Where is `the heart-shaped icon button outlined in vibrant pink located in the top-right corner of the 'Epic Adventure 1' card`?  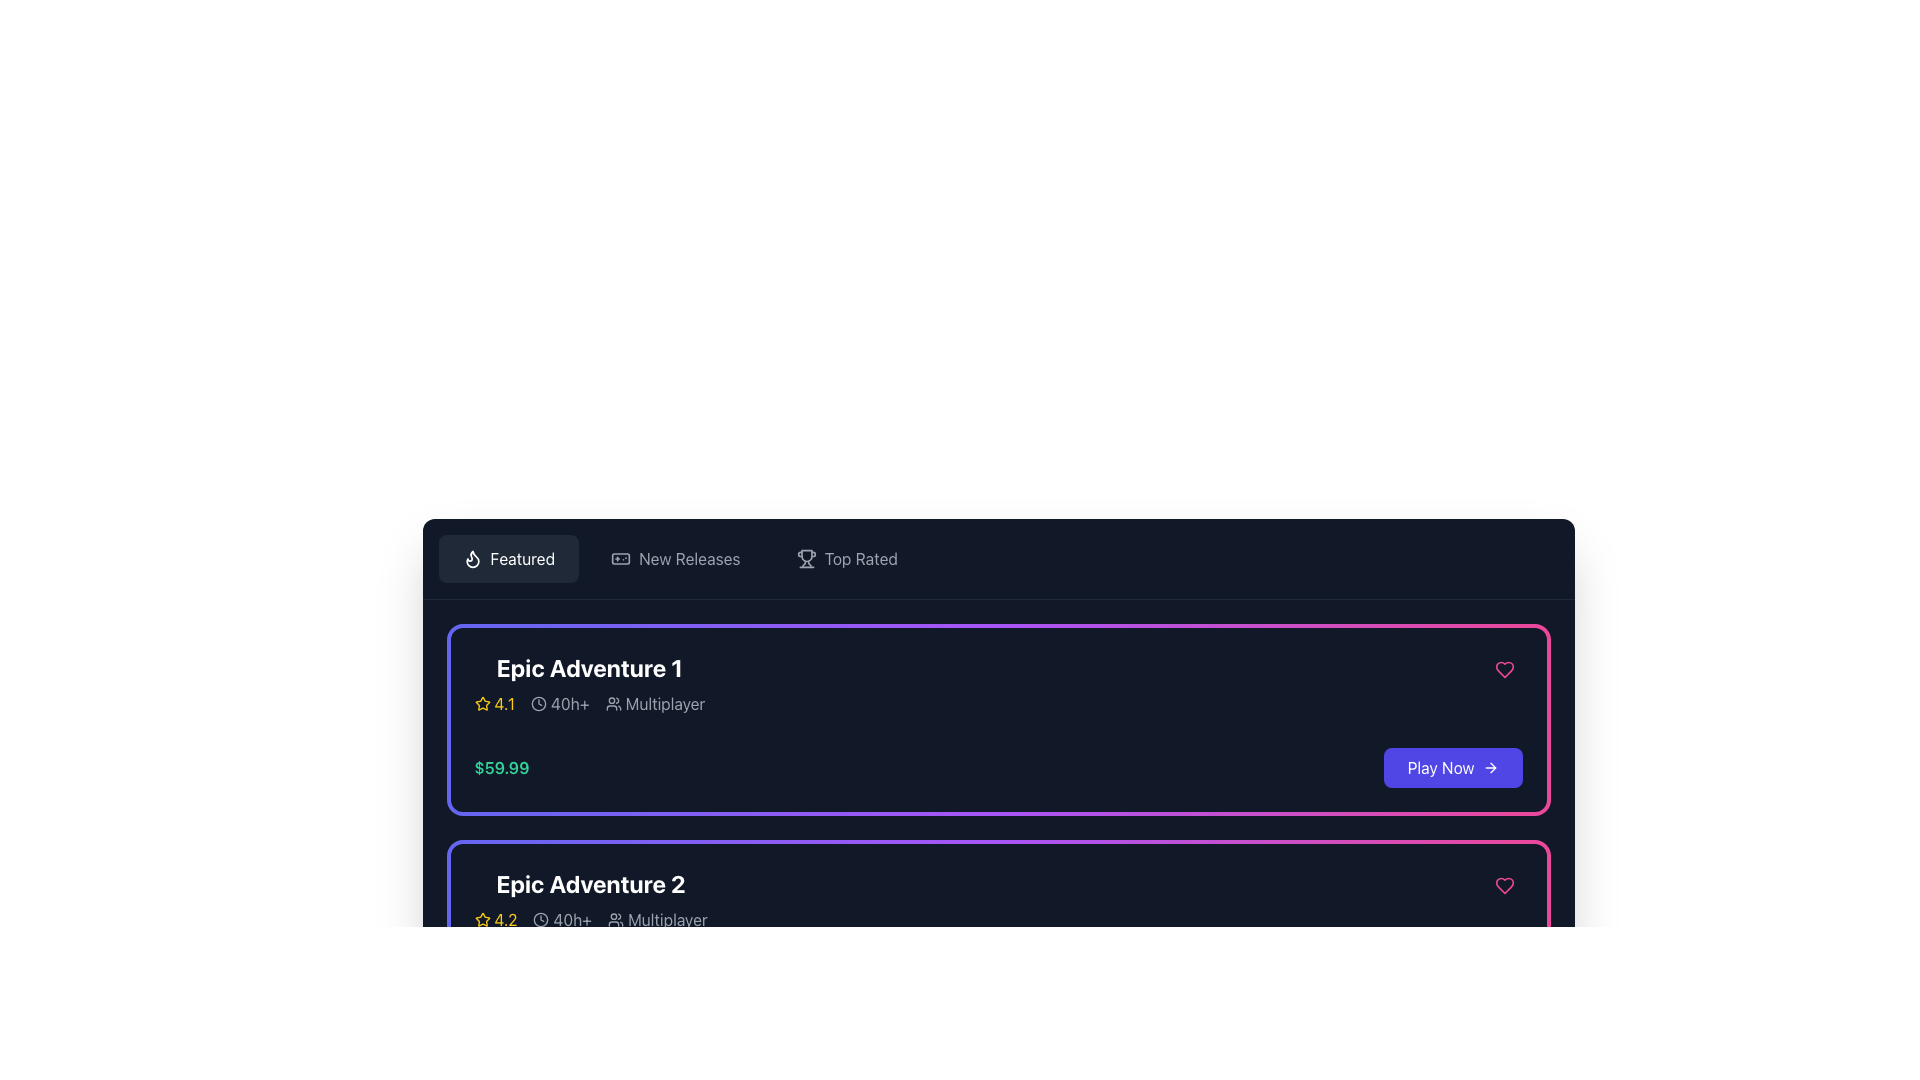
the heart-shaped icon button outlined in vibrant pink located in the top-right corner of the 'Epic Adventure 1' card is located at coordinates (1504, 670).